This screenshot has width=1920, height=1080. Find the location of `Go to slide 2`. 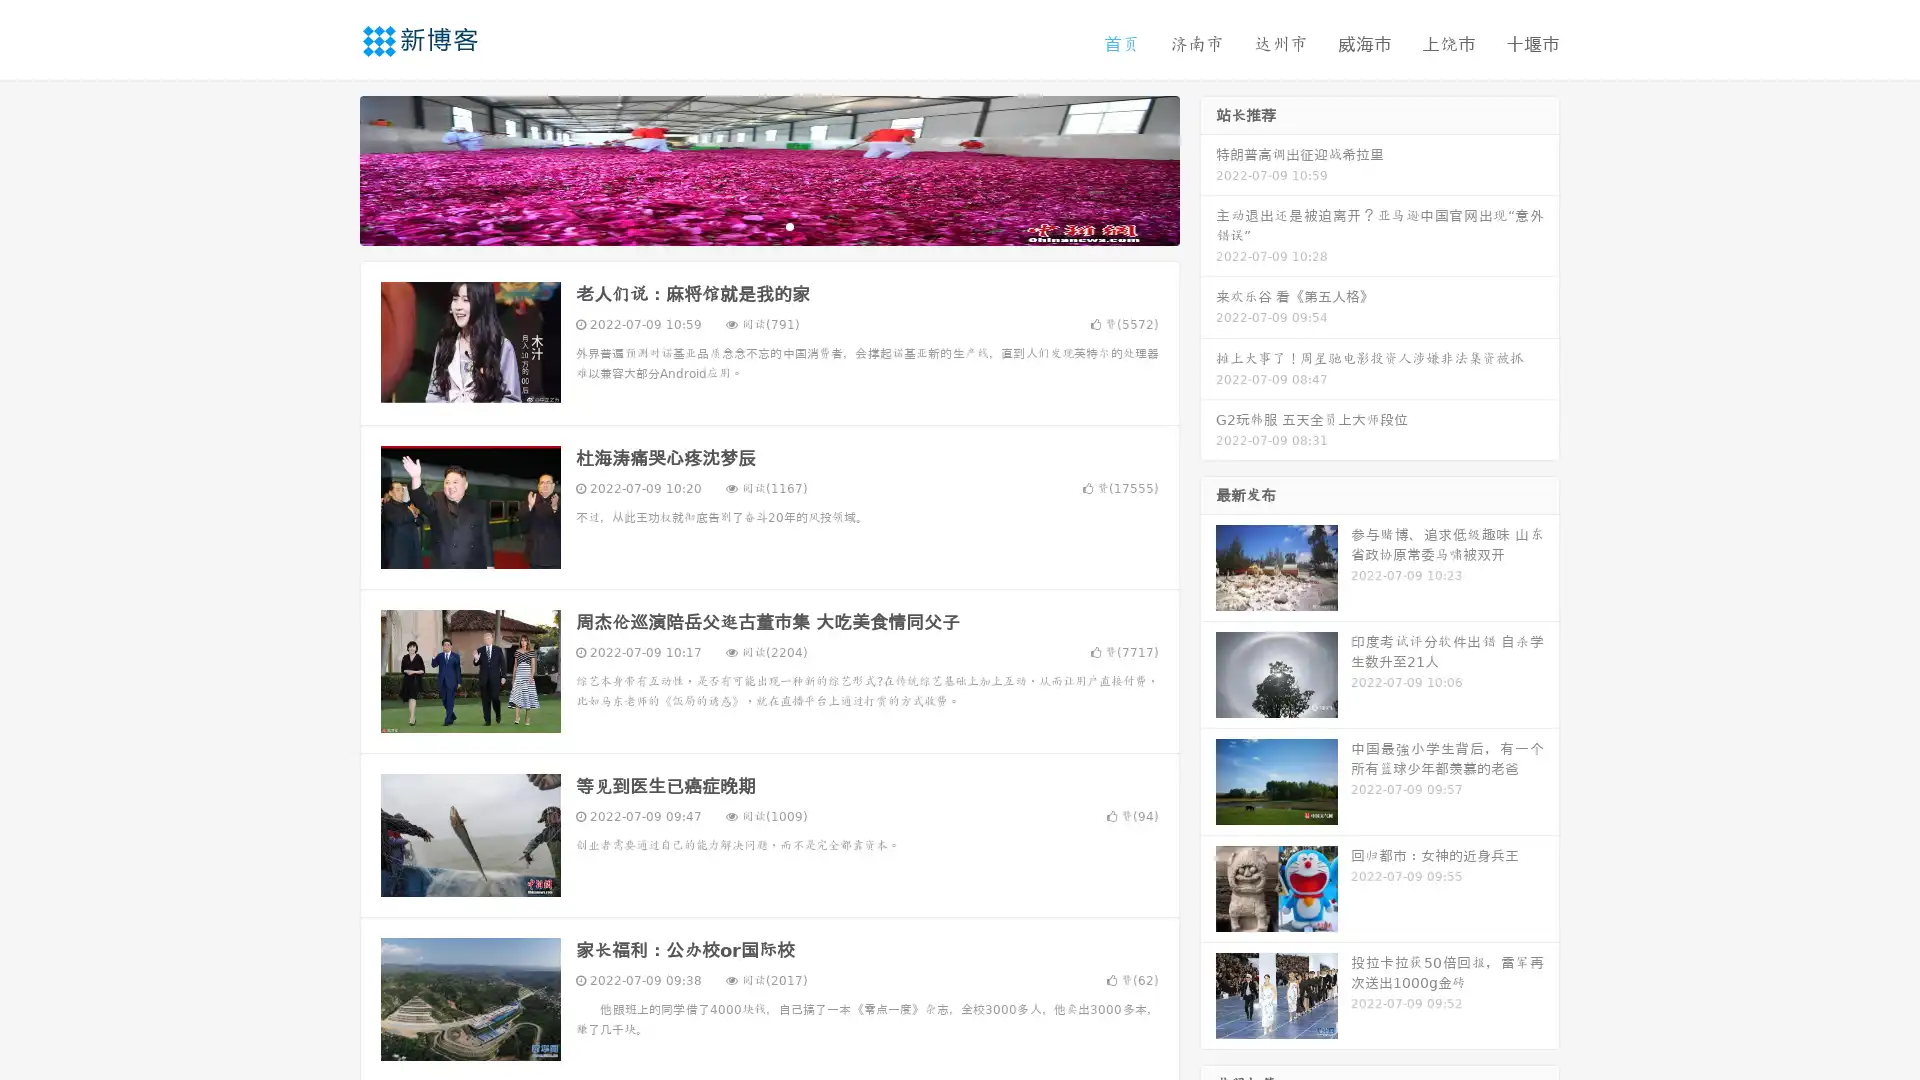

Go to slide 2 is located at coordinates (768, 225).